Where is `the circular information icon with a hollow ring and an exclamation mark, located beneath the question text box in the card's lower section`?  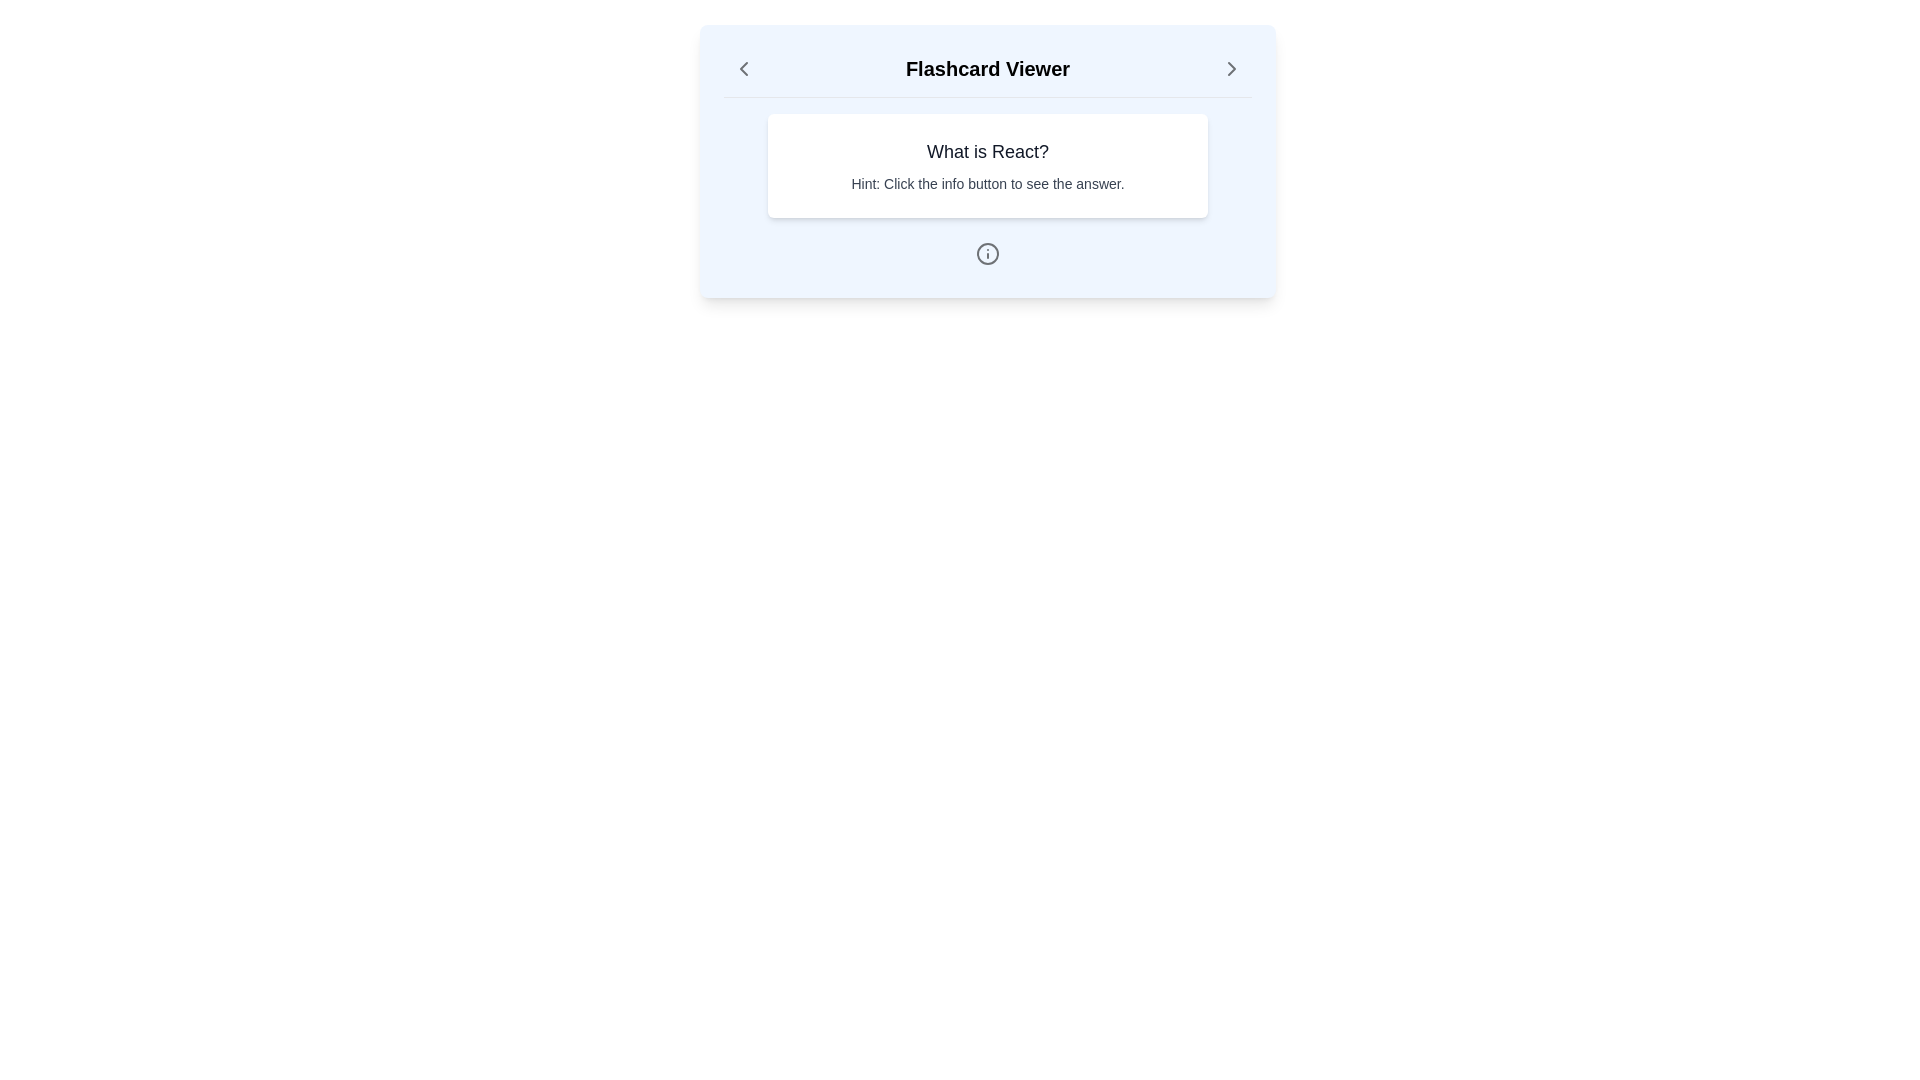
the circular information icon with a hollow ring and an exclamation mark, located beneath the question text box in the card's lower section is located at coordinates (988, 253).